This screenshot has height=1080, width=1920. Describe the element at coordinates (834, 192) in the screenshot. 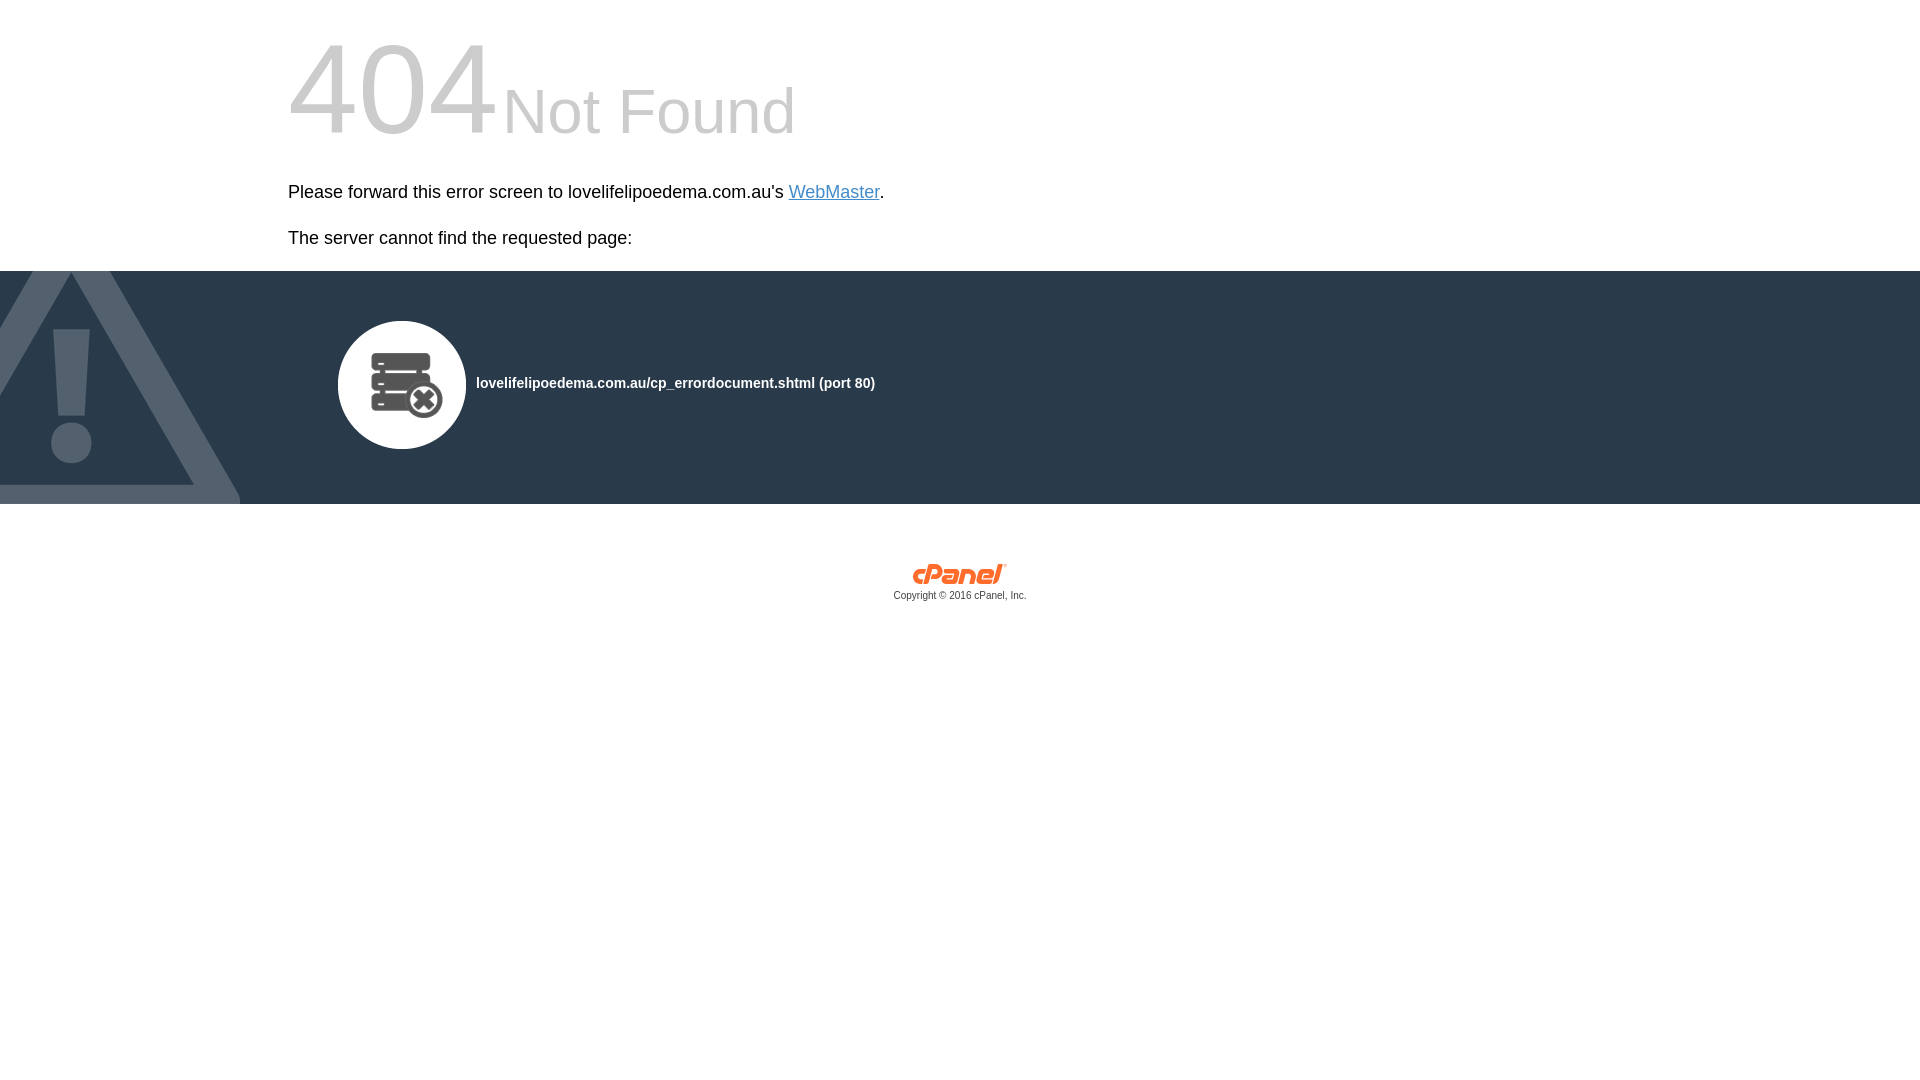

I see `'WebMaster'` at that location.